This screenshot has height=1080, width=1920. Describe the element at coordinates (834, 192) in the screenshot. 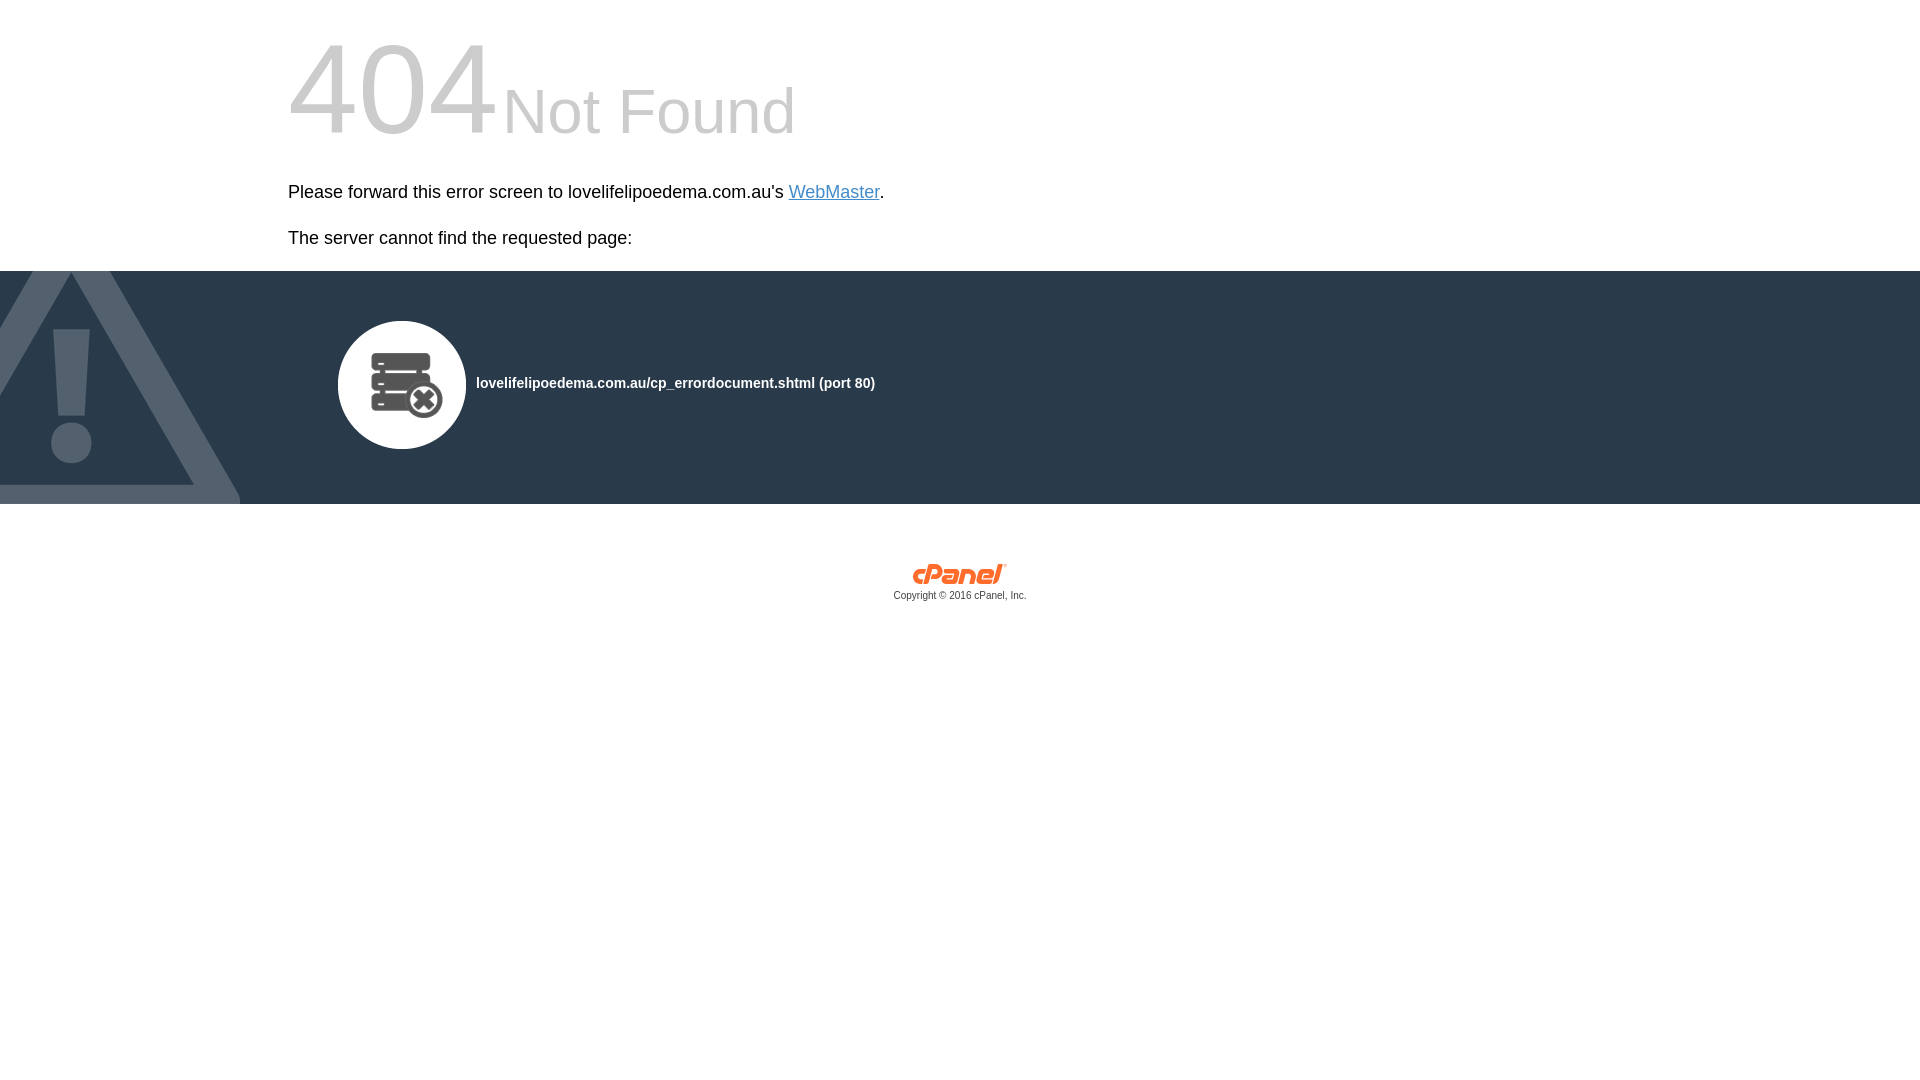

I see `'WebMaster'` at that location.